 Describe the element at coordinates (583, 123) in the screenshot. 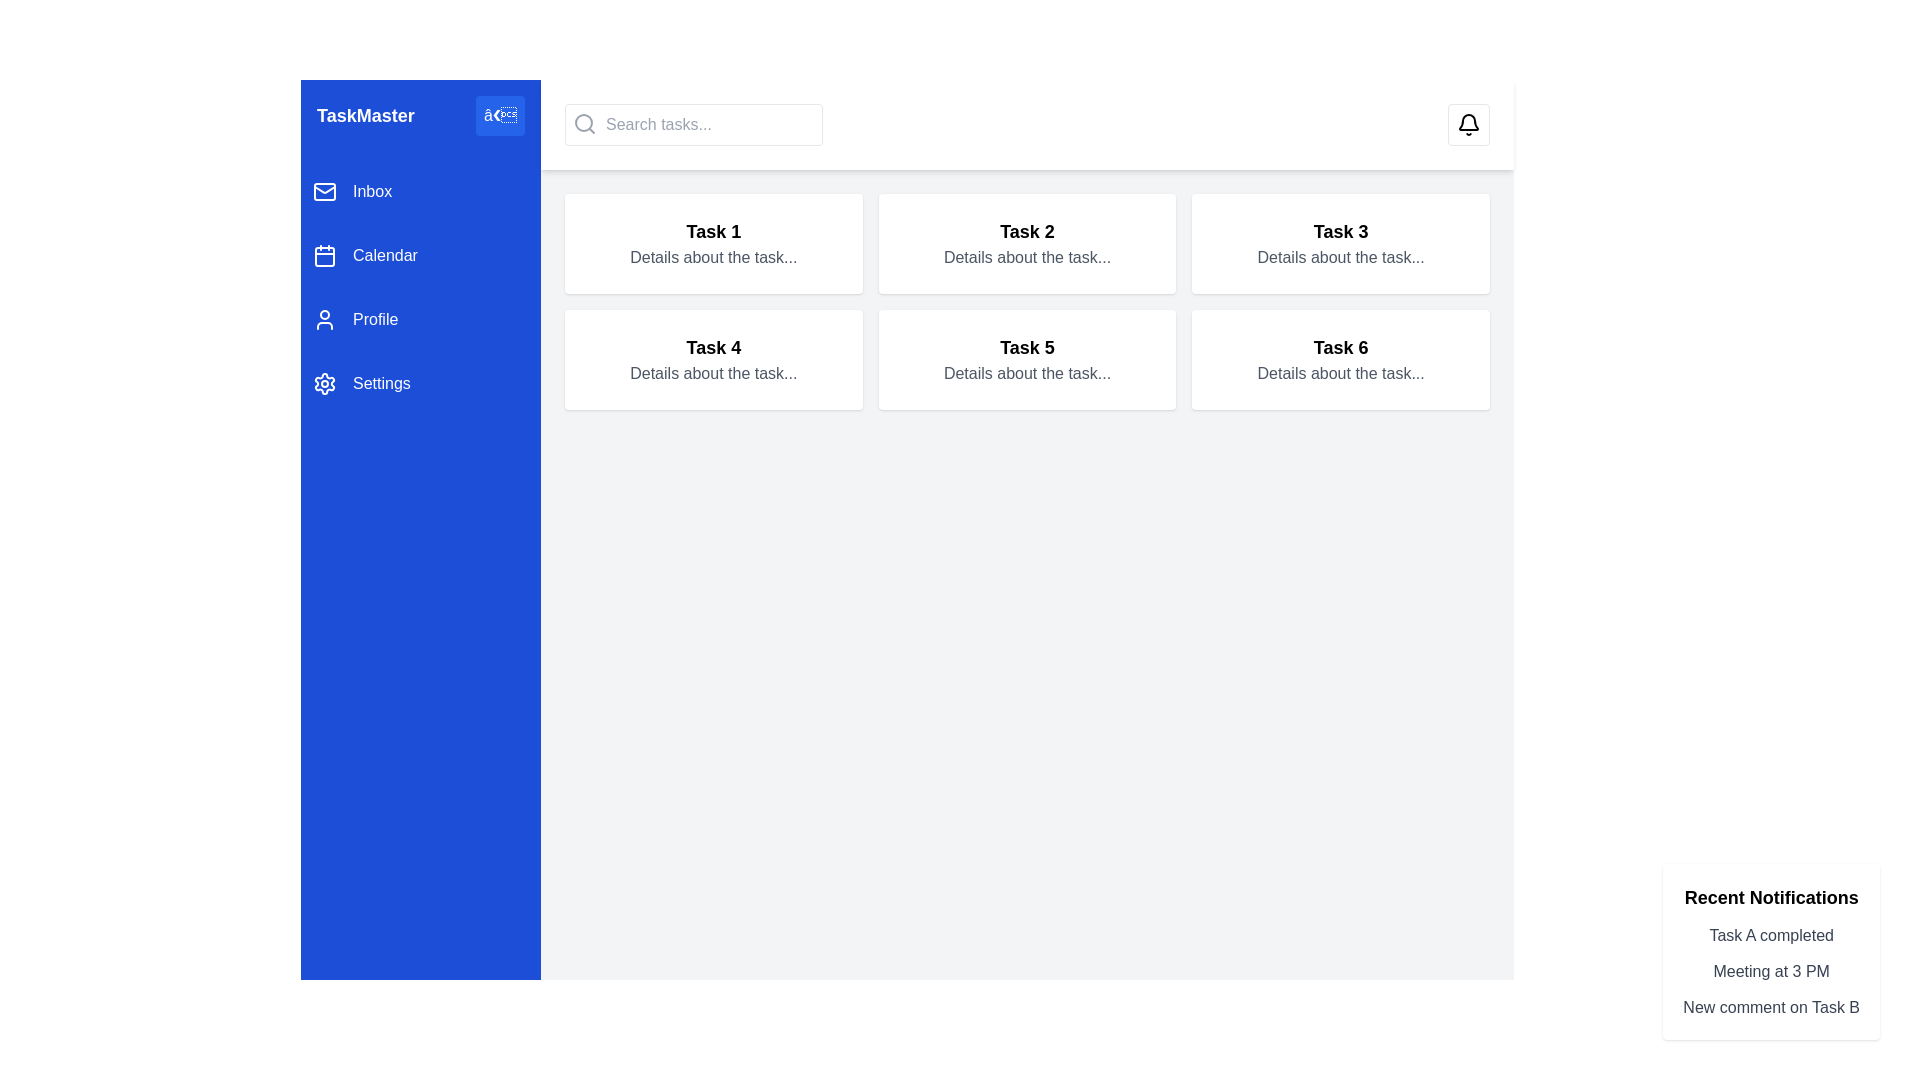

I see `the SVG circle component of the search icon located at the top center of the interface, to the left of the search input field` at that location.